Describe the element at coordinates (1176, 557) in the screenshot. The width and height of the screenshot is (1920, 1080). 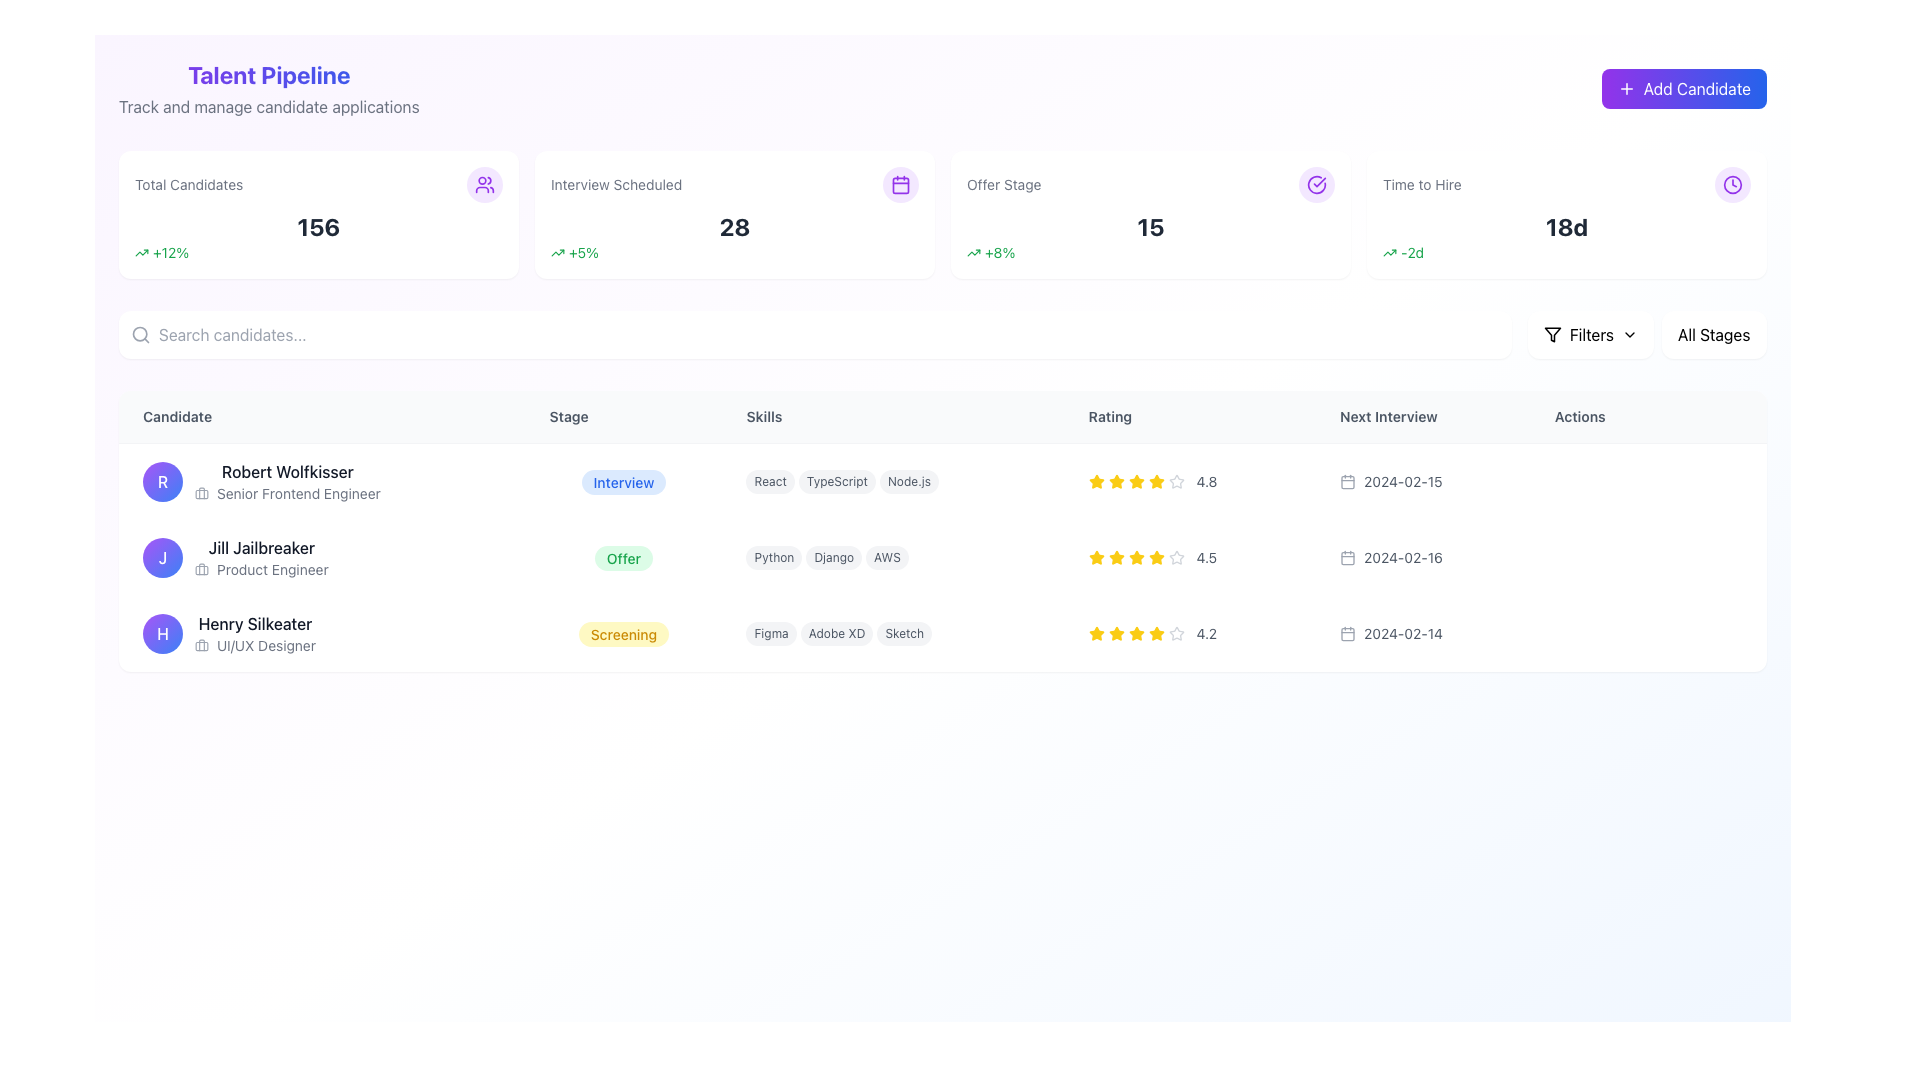
I see `the third star icon in the rating interface for the entry associated with Jill Jailbreaker to set a rating` at that location.